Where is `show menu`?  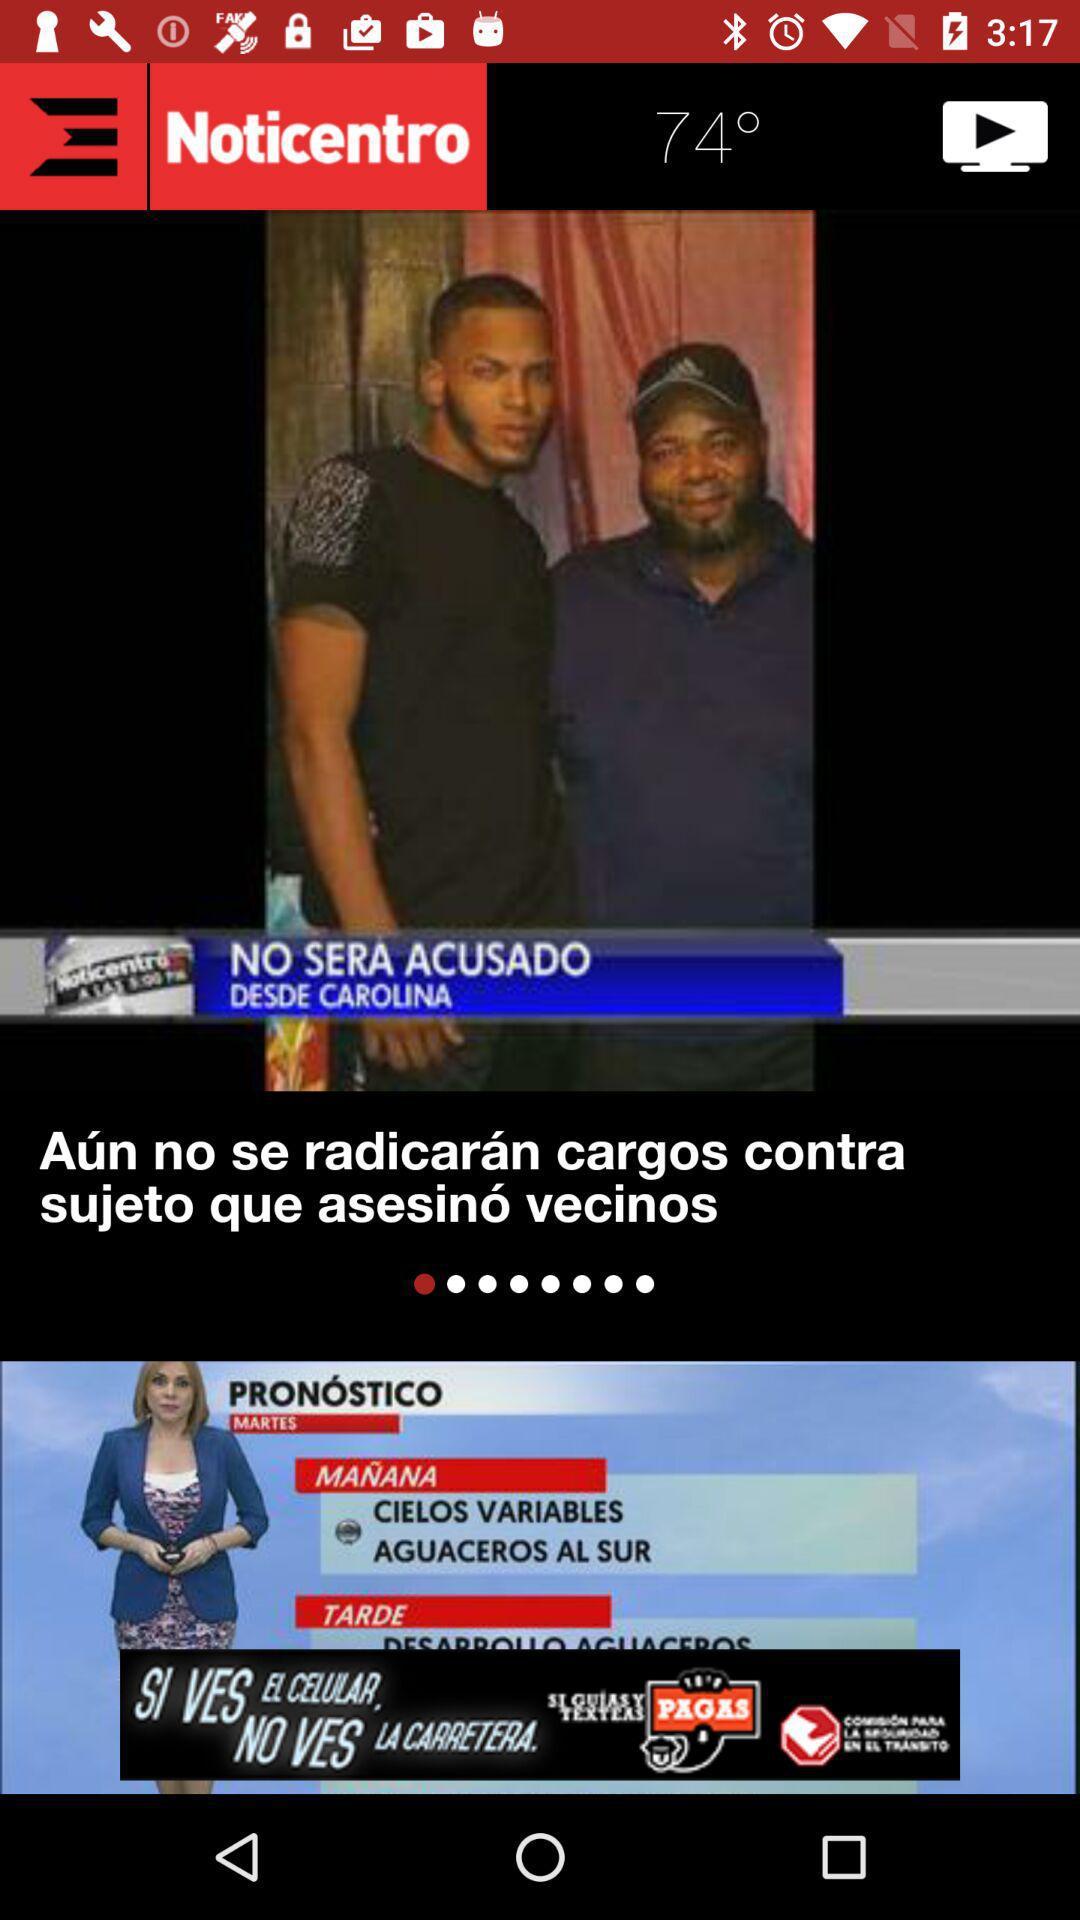 show menu is located at coordinates (72, 135).